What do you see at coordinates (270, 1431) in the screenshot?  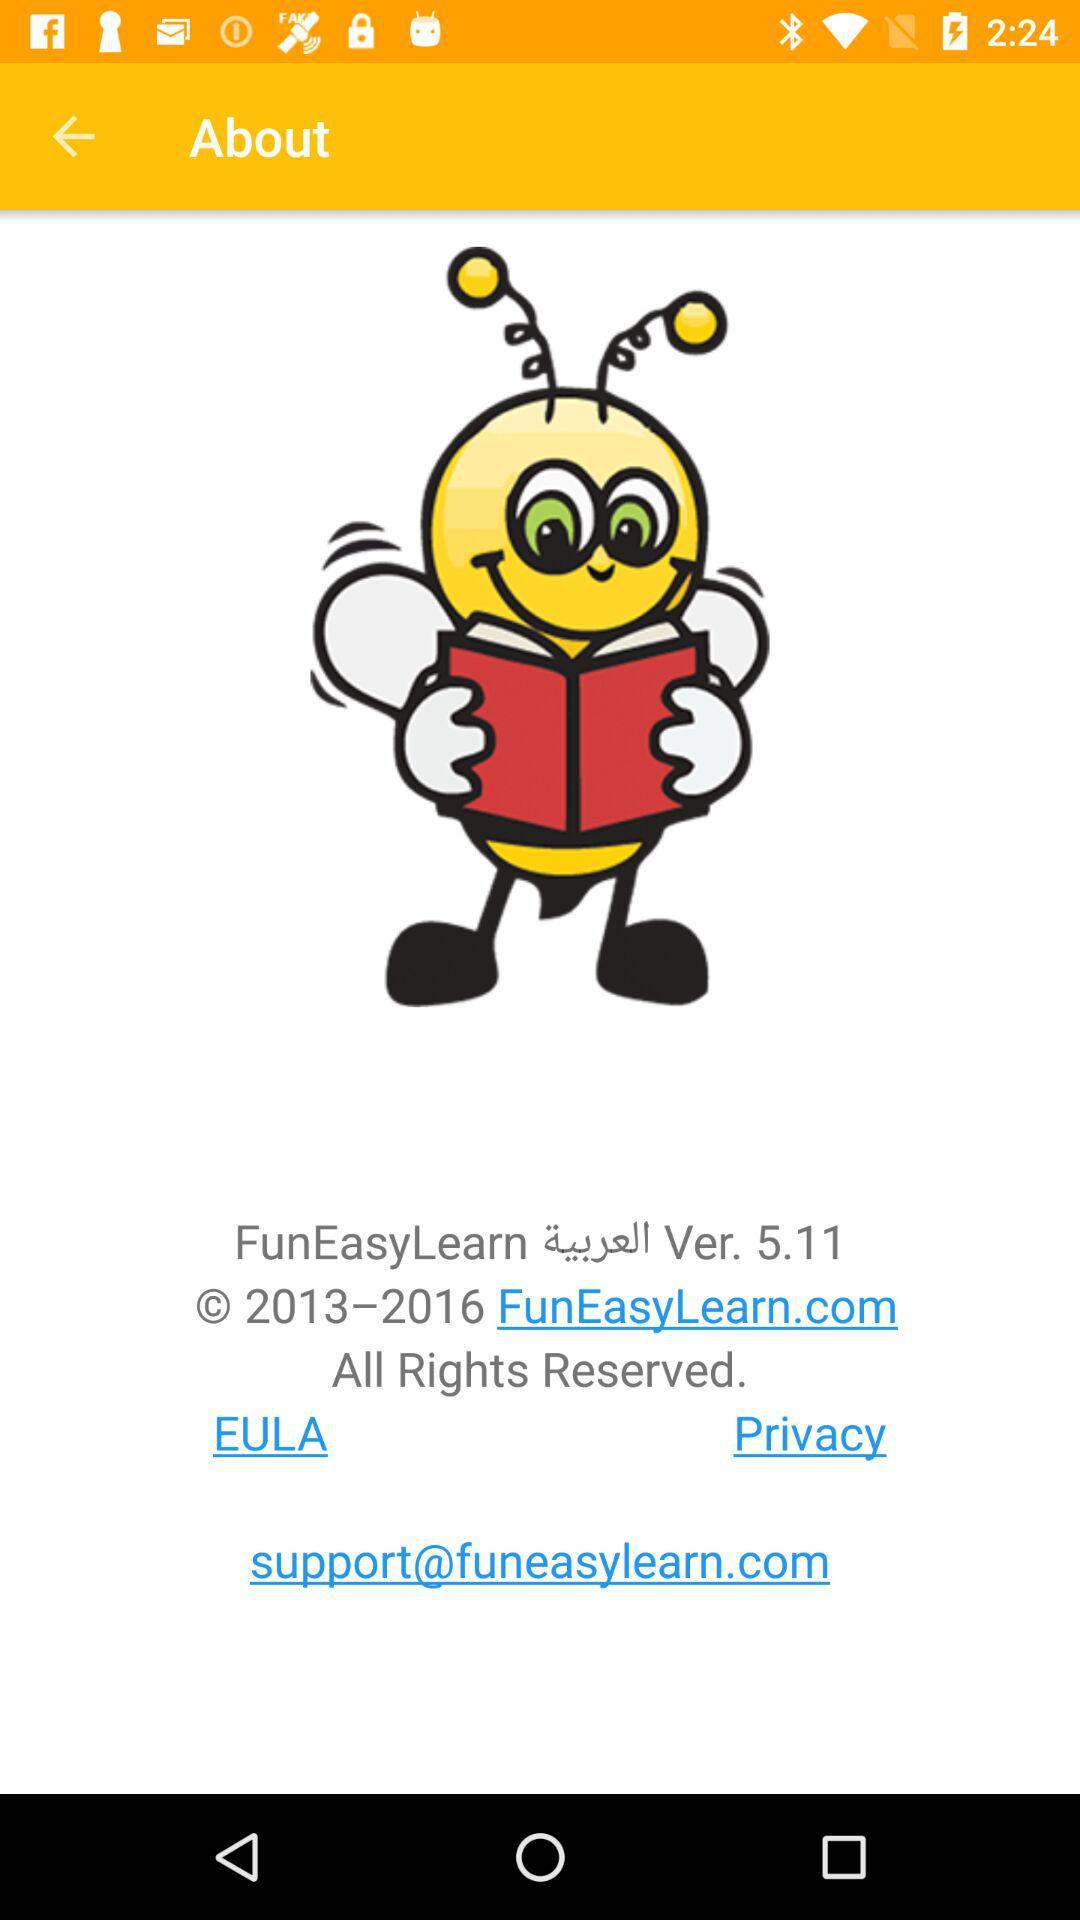 I see `icon next to privacy icon` at bounding box center [270, 1431].